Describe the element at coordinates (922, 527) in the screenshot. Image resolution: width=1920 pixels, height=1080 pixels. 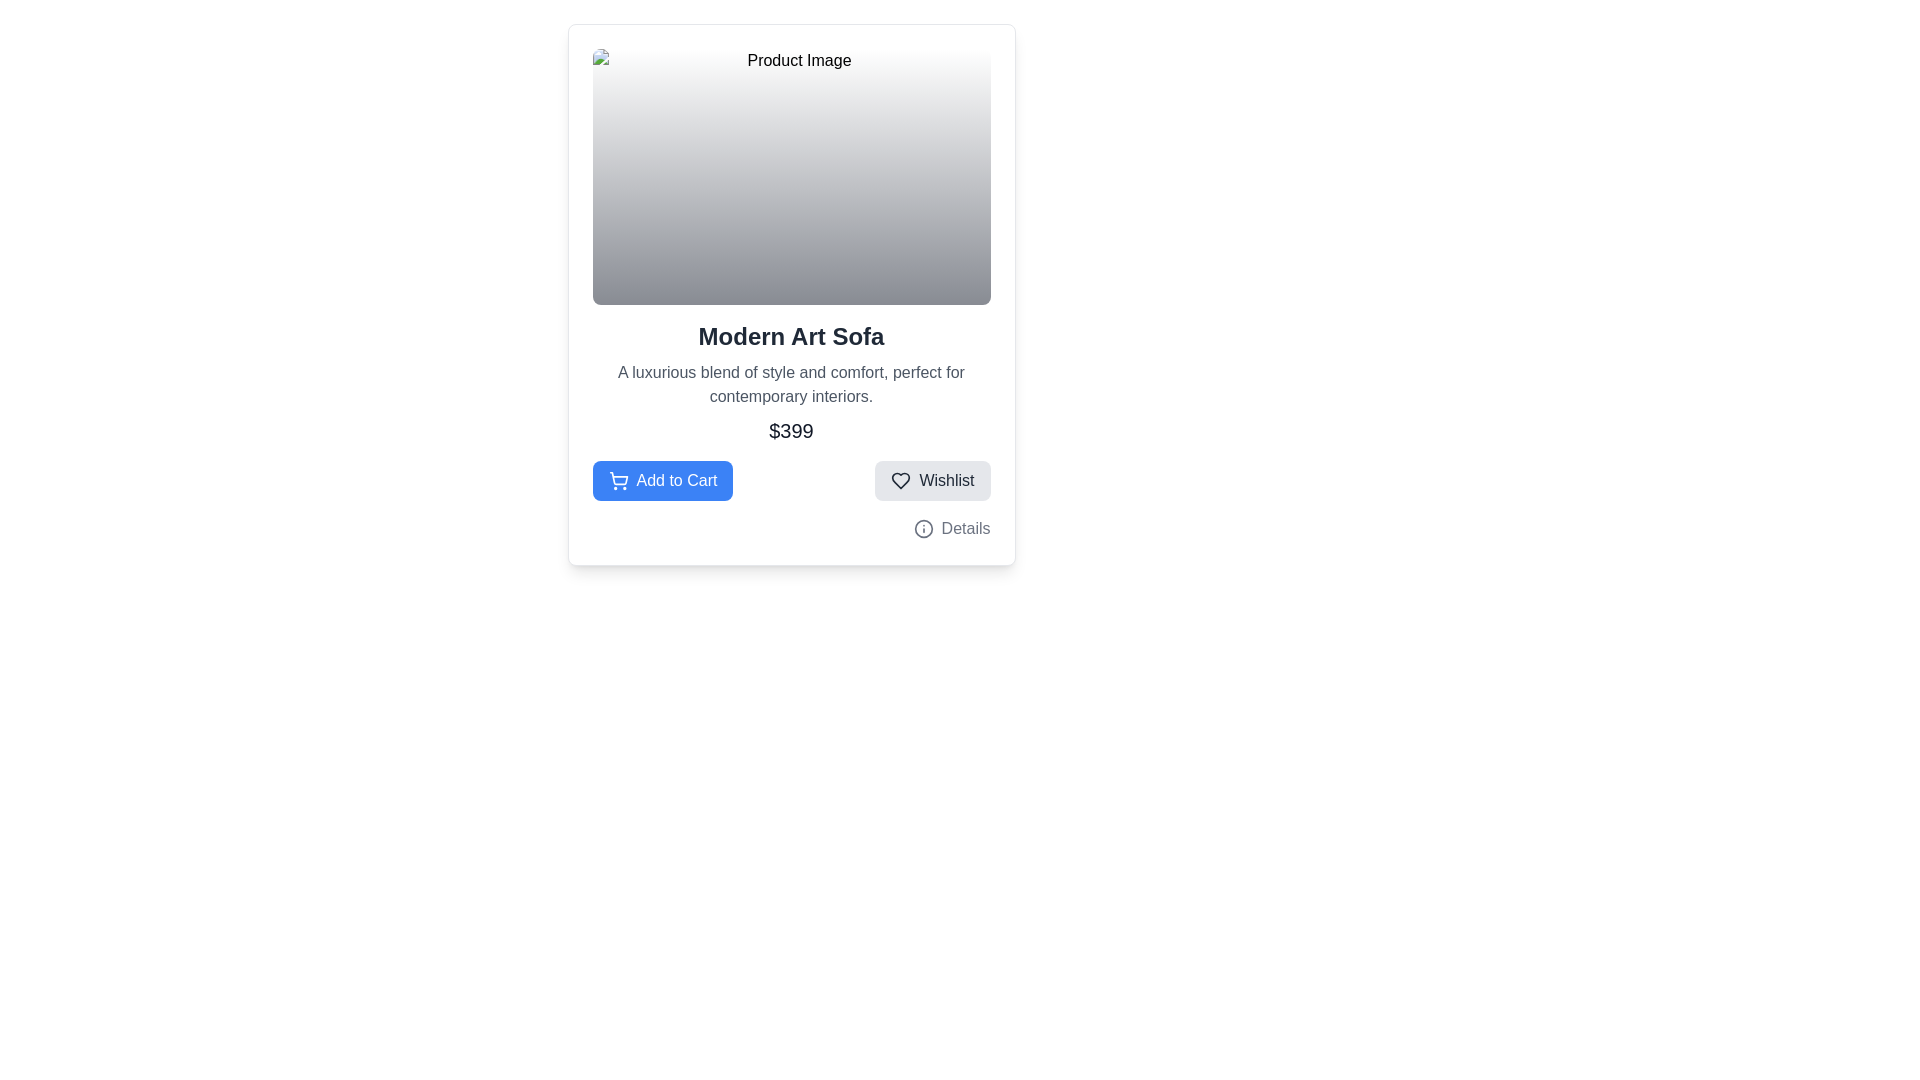
I see `the SVG circle element with a radius of 10 units located in the upper-right corner of the product card layout` at that location.